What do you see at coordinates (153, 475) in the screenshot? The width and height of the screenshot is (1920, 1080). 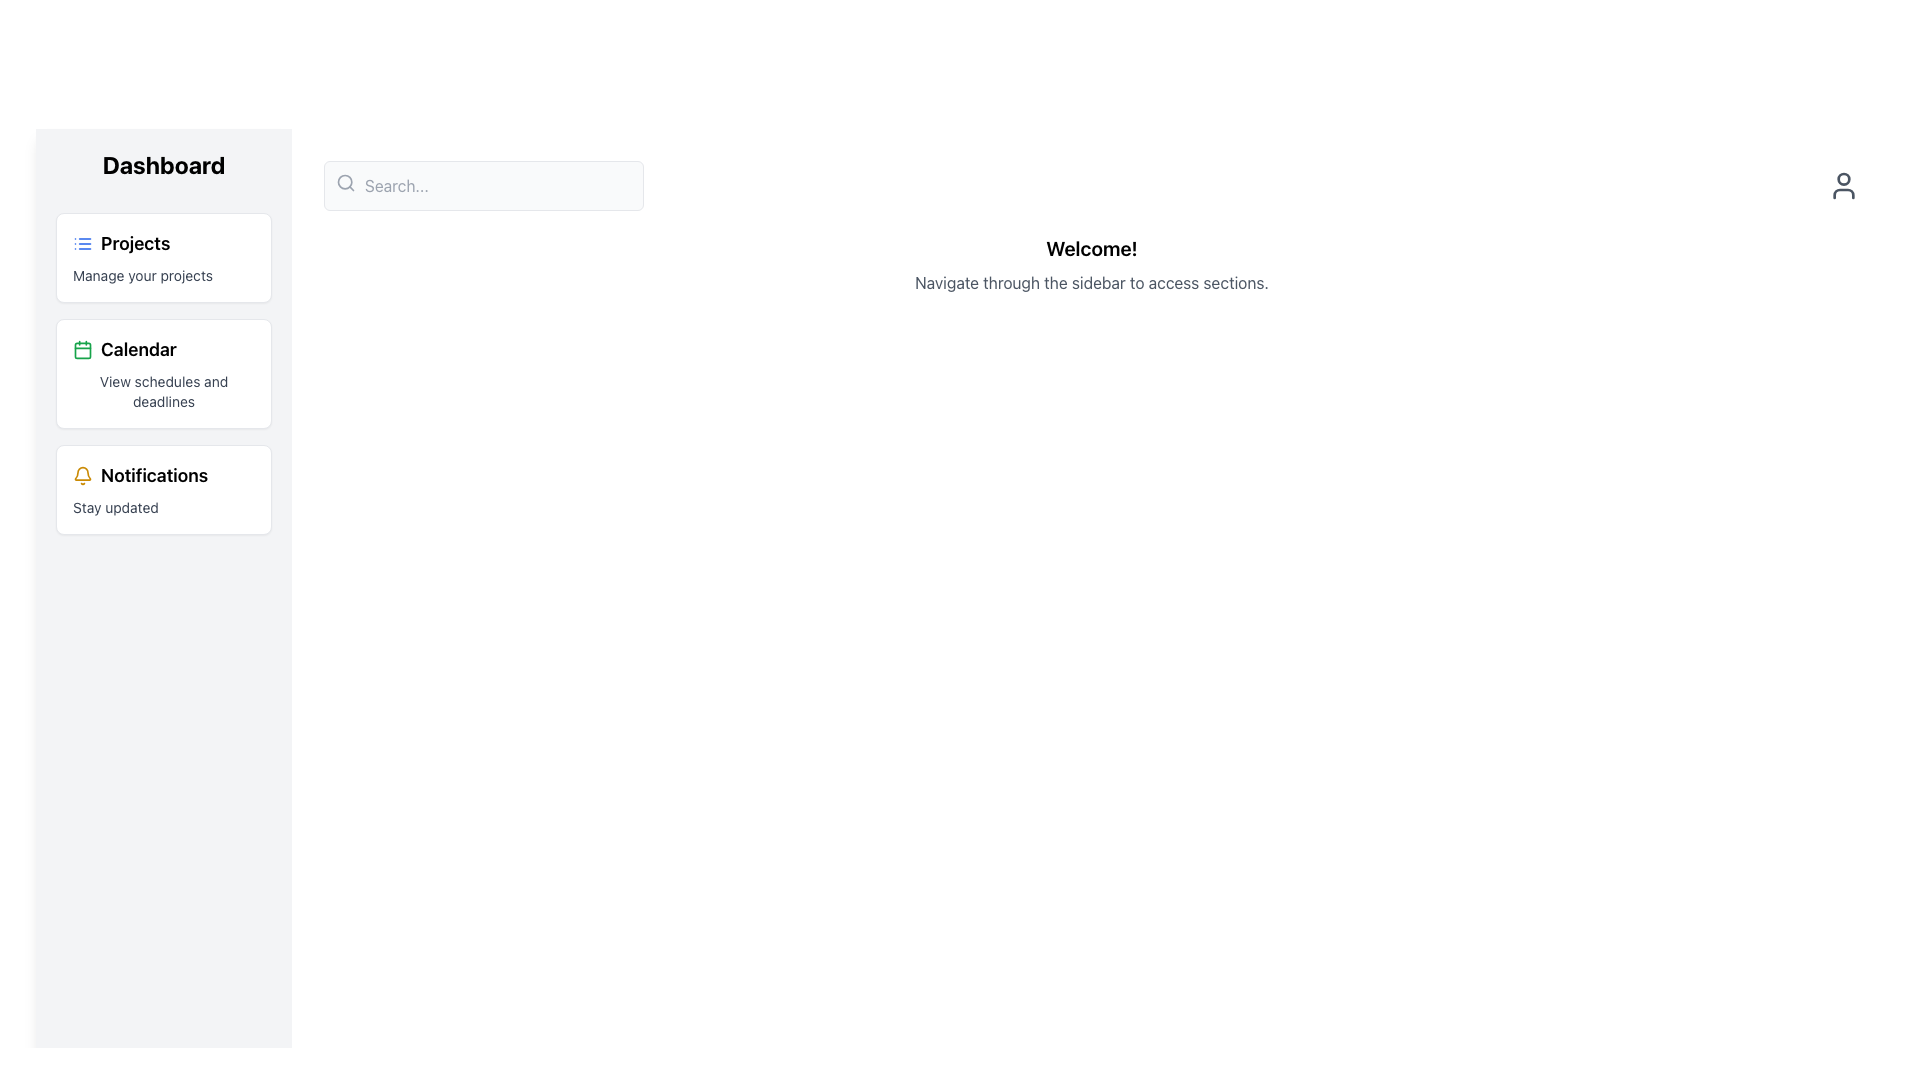 I see `the bold 'Notifications' text label located in the vertical navigation menu on the left side of the interface, which is the third item in the list and adjacent to a yellow bell icon` at bounding box center [153, 475].